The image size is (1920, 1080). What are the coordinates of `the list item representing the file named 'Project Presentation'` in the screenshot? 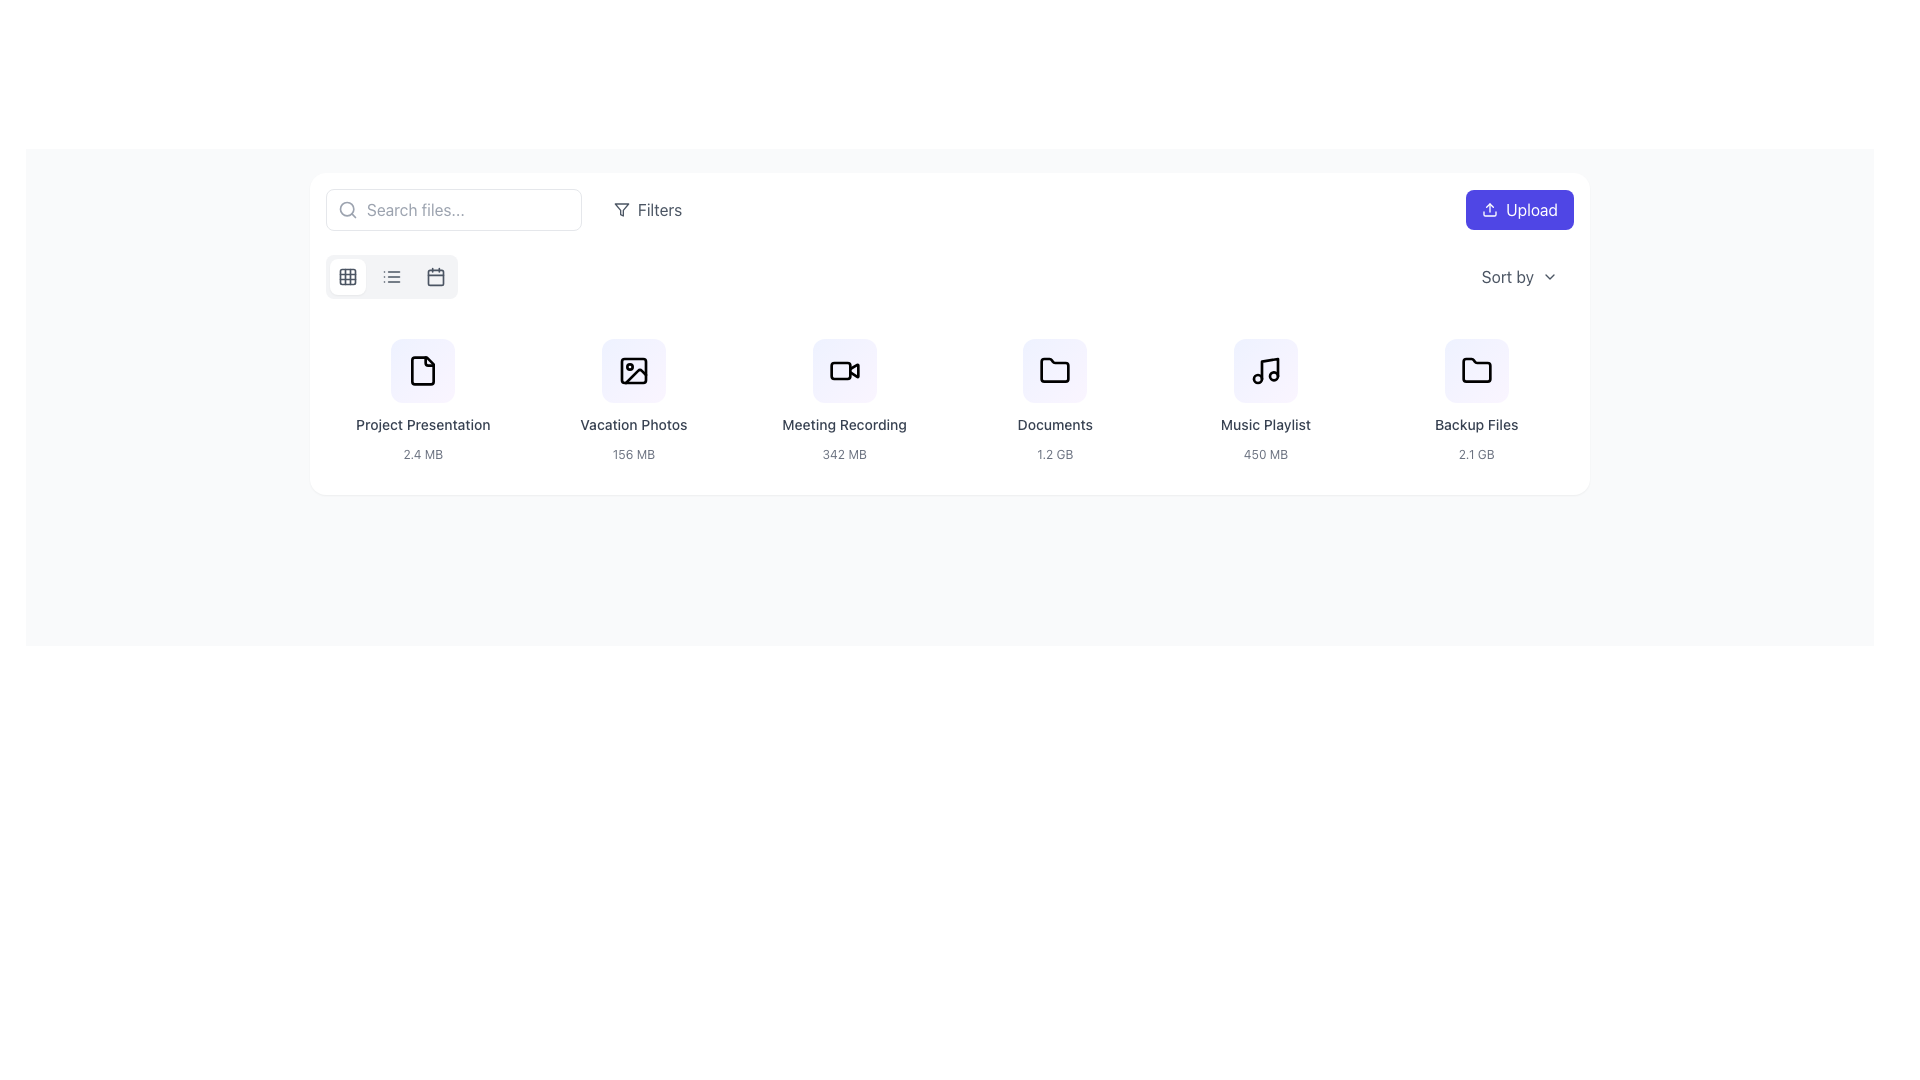 It's located at (422, 401).